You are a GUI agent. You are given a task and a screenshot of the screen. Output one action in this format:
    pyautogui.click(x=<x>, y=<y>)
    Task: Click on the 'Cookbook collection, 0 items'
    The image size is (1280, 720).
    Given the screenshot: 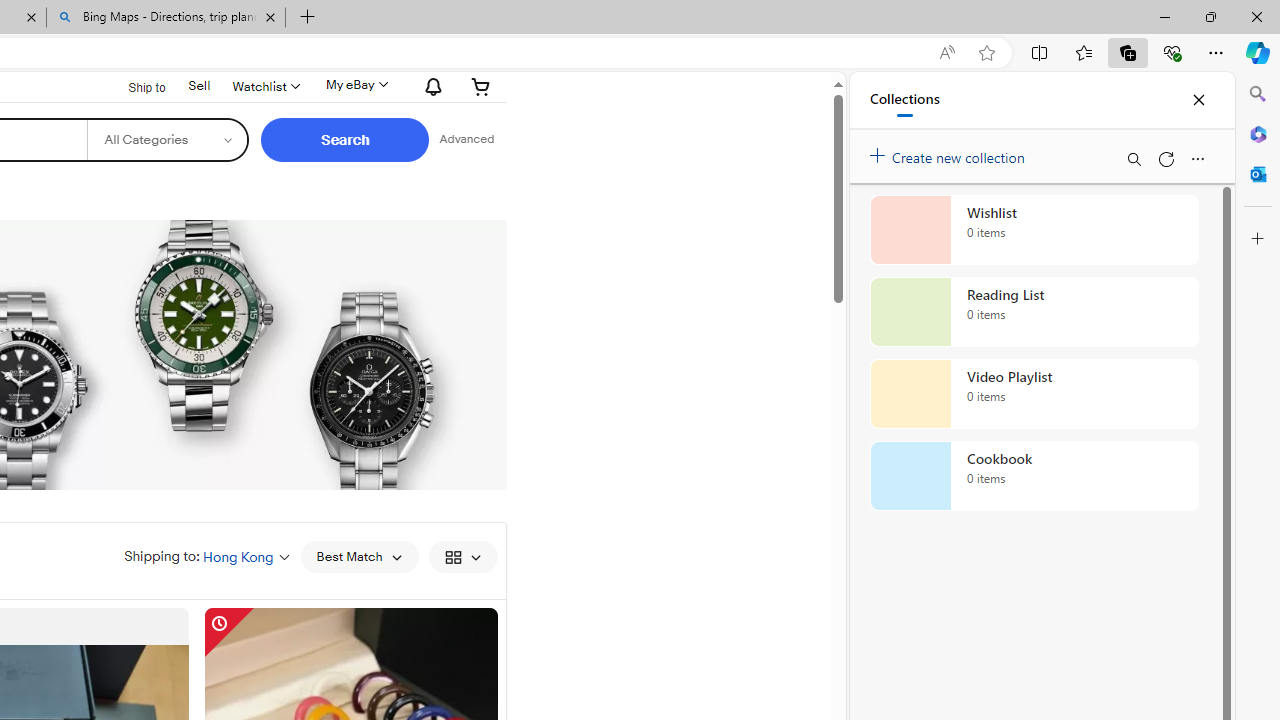 What is the action you would take?
    pyautogui.click(x=1034, y=475)
    